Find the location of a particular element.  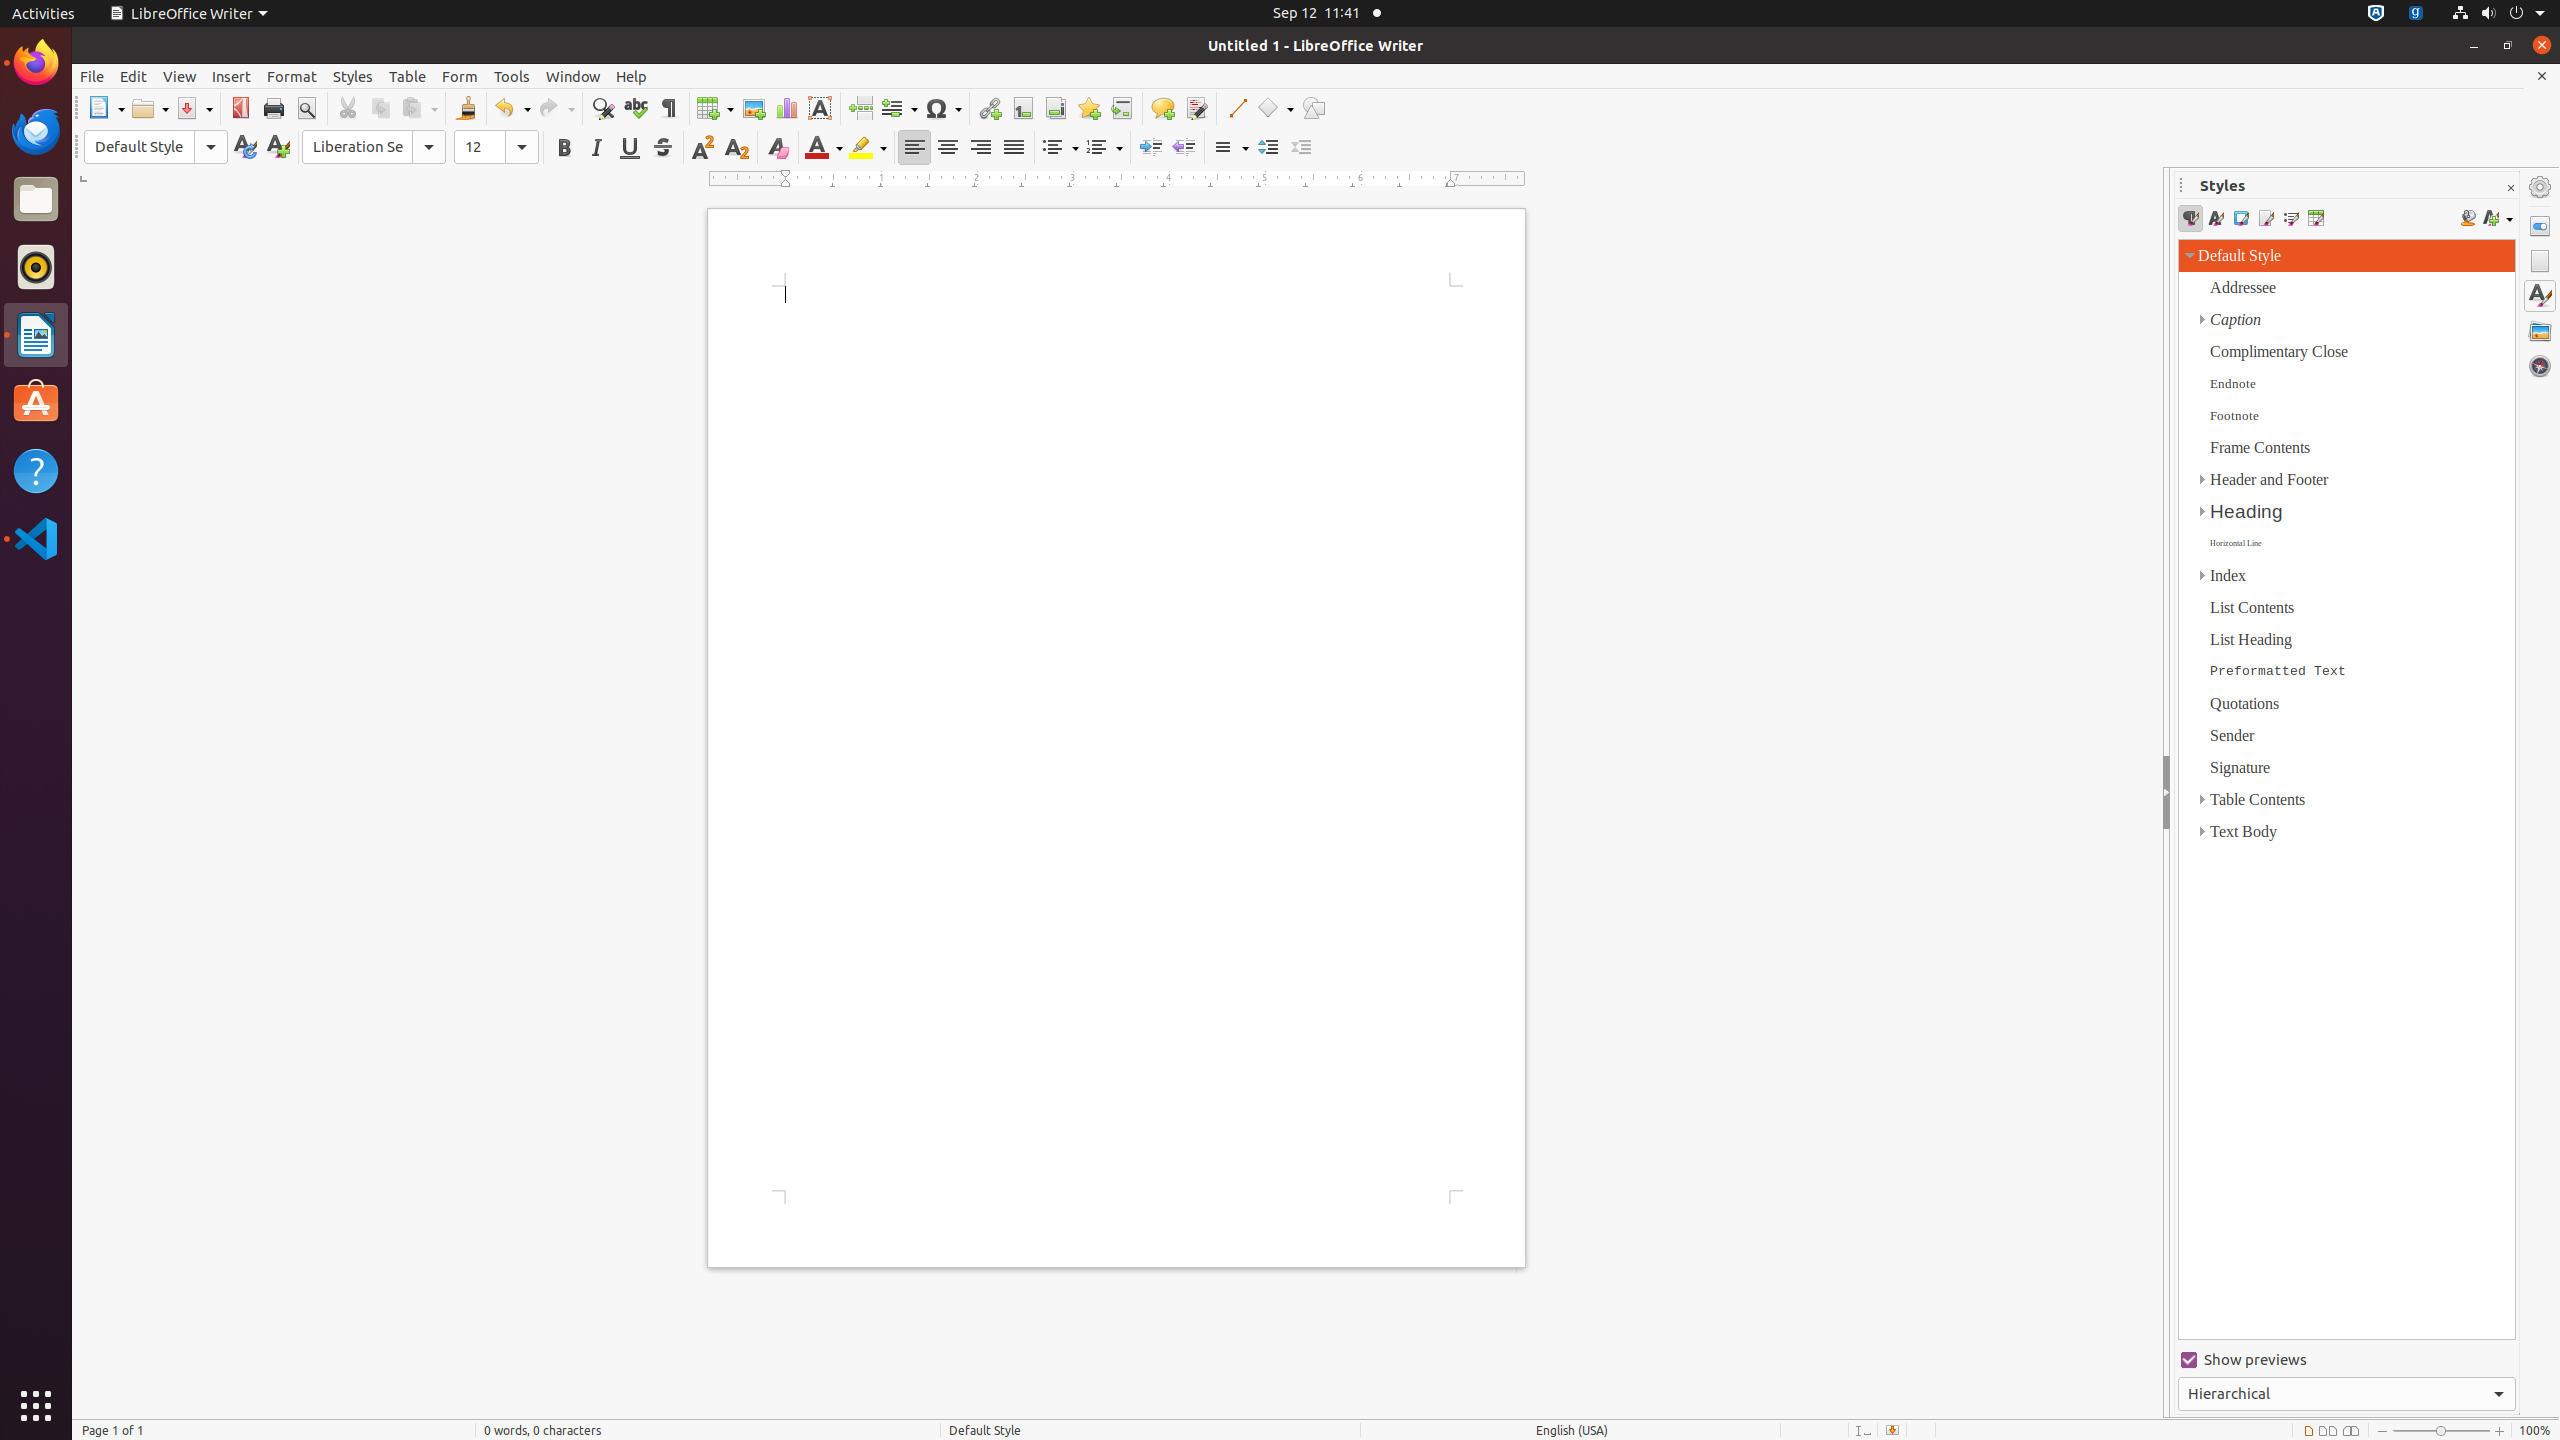

'Edit' is located at coordinates (133, 76).